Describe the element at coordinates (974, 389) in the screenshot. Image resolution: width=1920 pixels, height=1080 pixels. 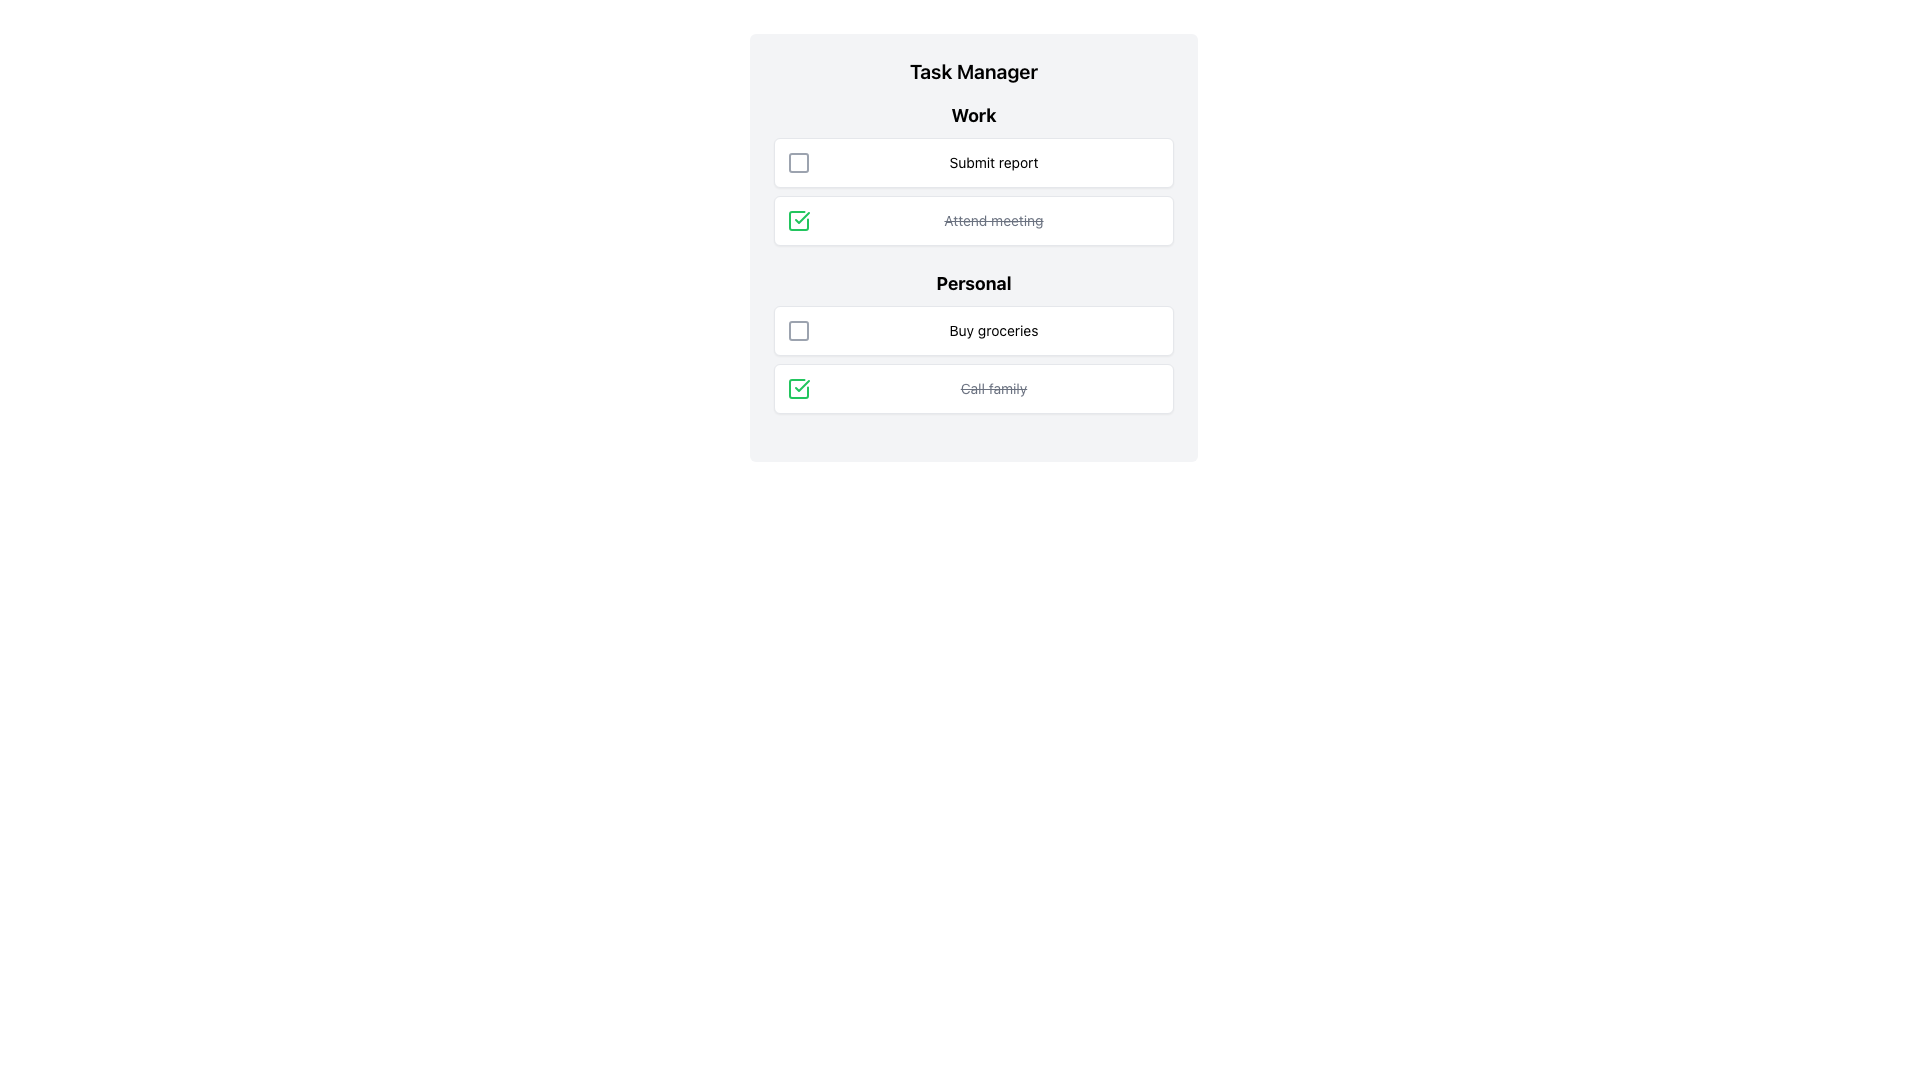
I see `the checkbox associated with the task 'Call family' to unmark it as completed` at that location.